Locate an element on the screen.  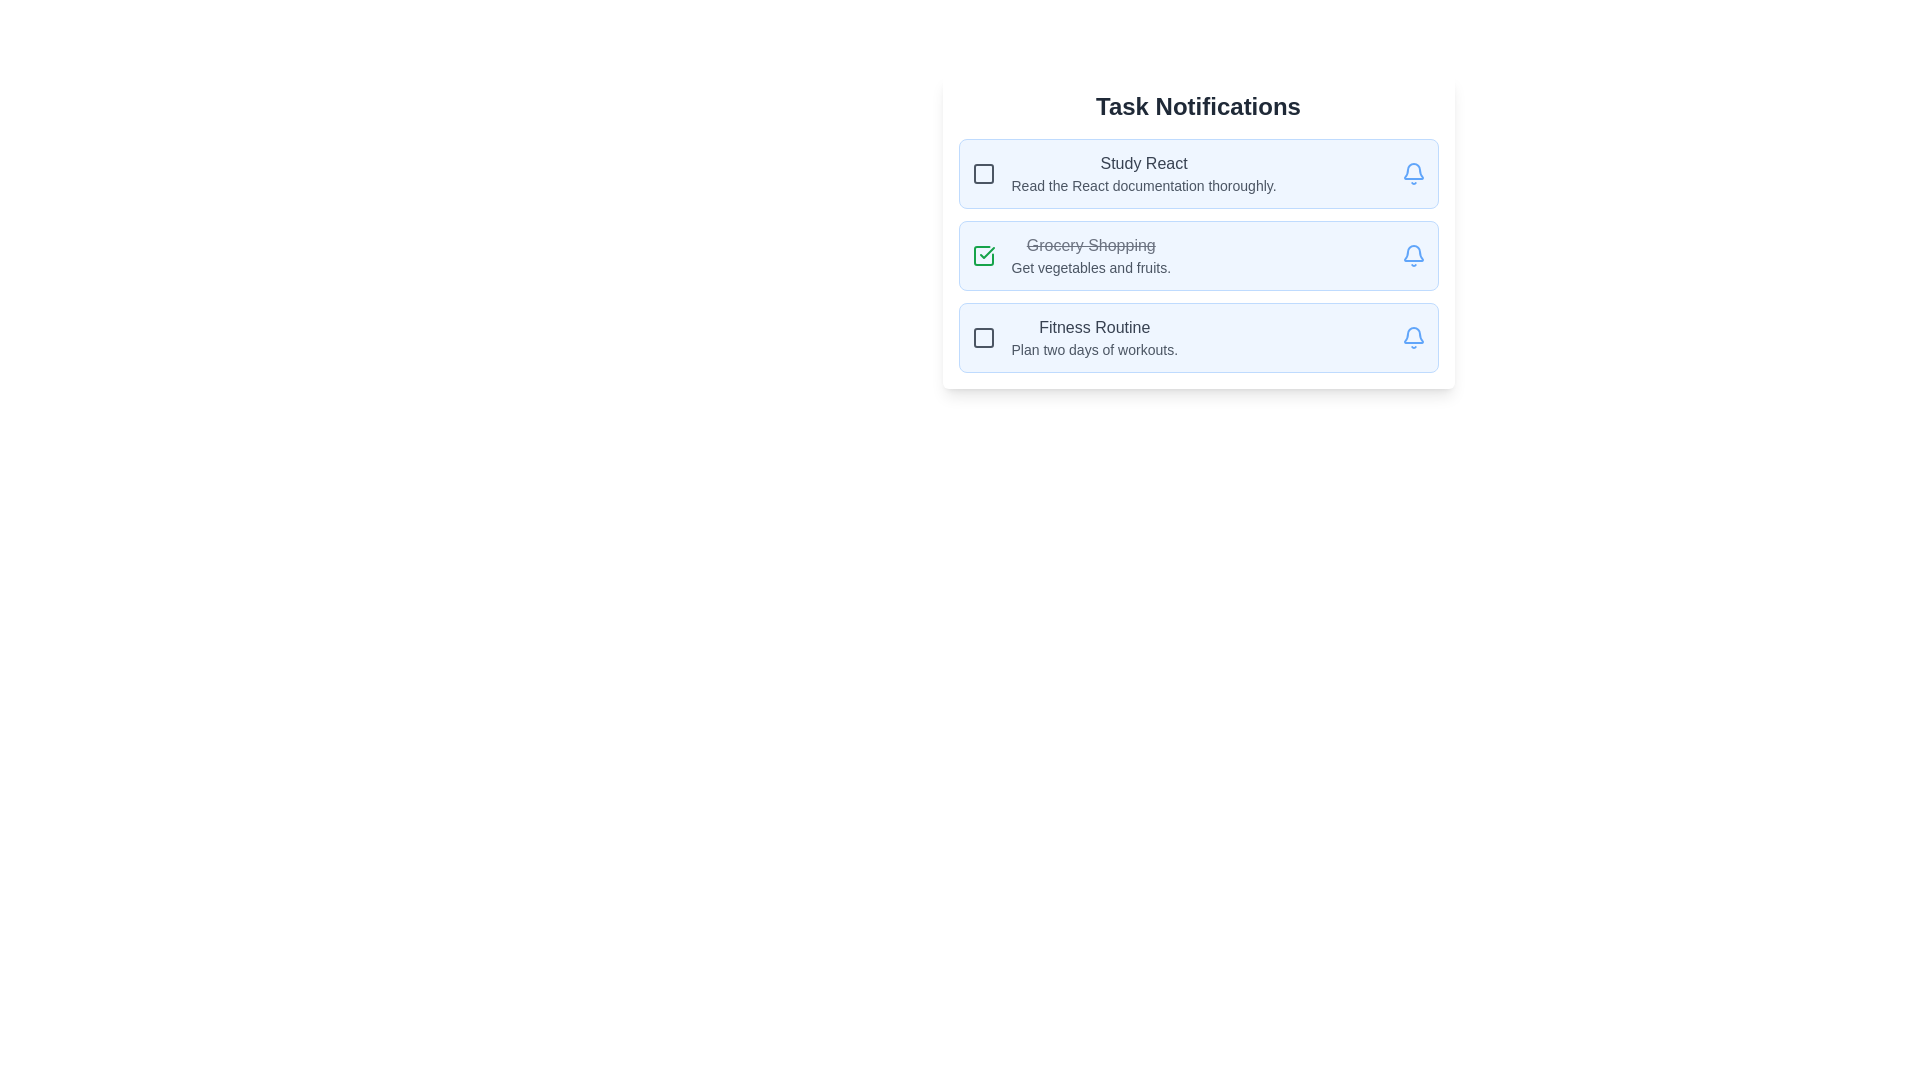
the text label that serves as the title for a task related to studying React, located at the top of the task notification list is located at coordinates (1144, 163).